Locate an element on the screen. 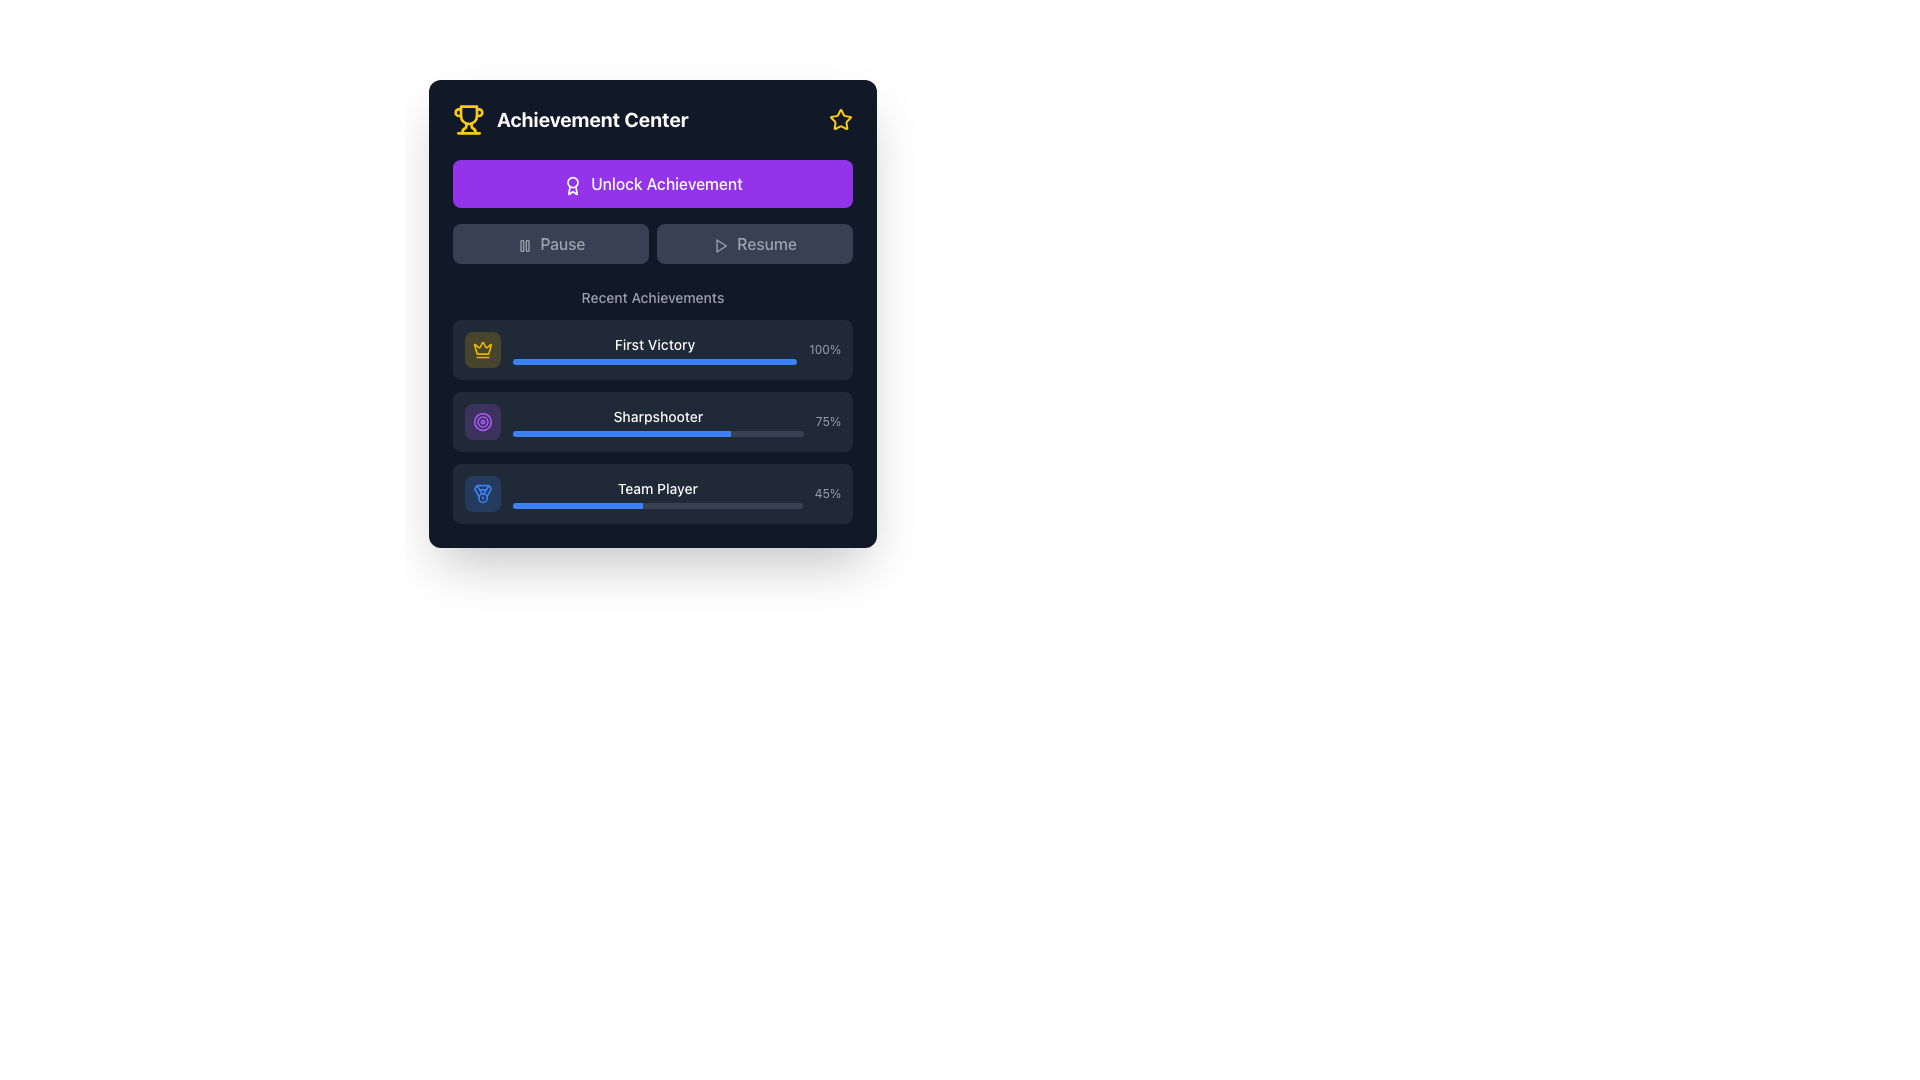 This screenshot has height=1080, width=1920. the visual indicator icon located in the top-right corner of the 'Achievement Center' card, next to the title text 'Achievement Center' is located at coordinates (840, 119).